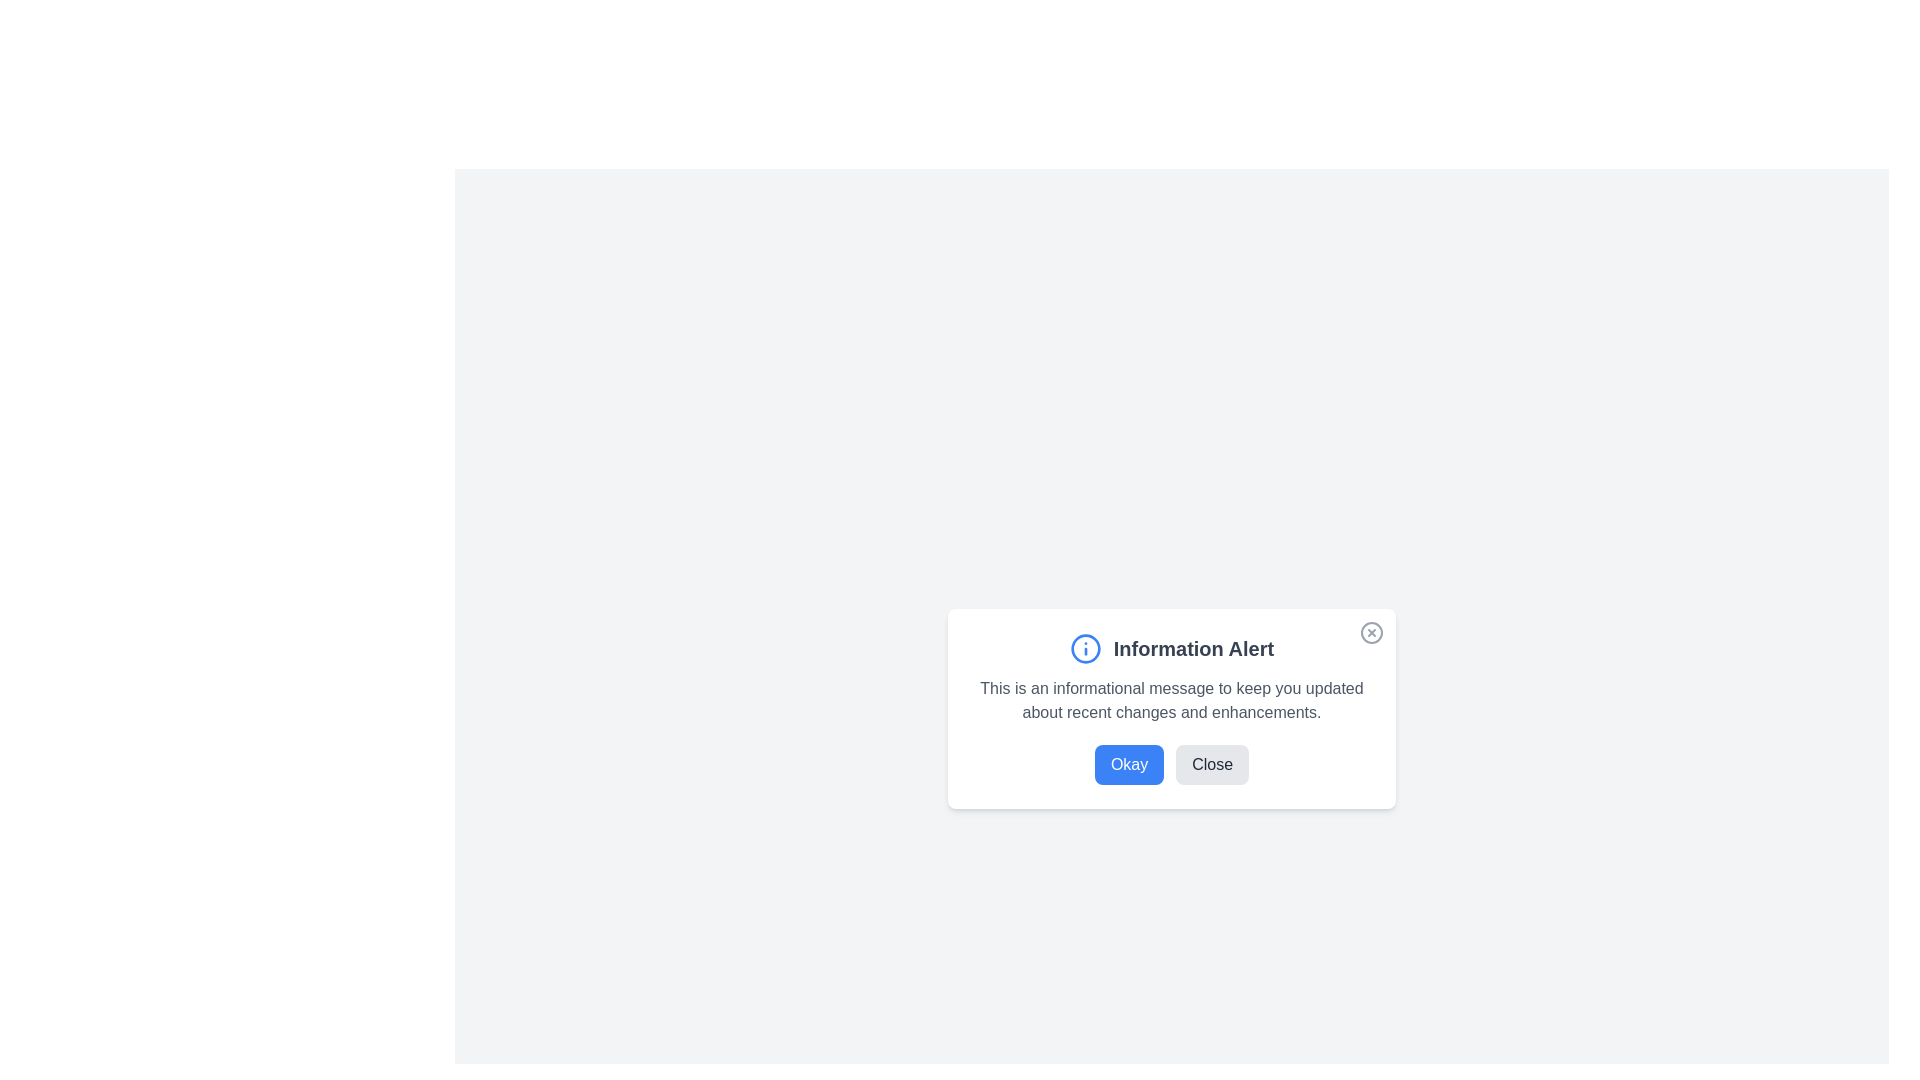 The image size is (1920, 1080). What do you see at coordinates (1084, 648) in the screenshot?
I see `the circular graphic icon located to the left of the 'Information Alert' text in the notification dialog box` at bounding box center [1084, 648].